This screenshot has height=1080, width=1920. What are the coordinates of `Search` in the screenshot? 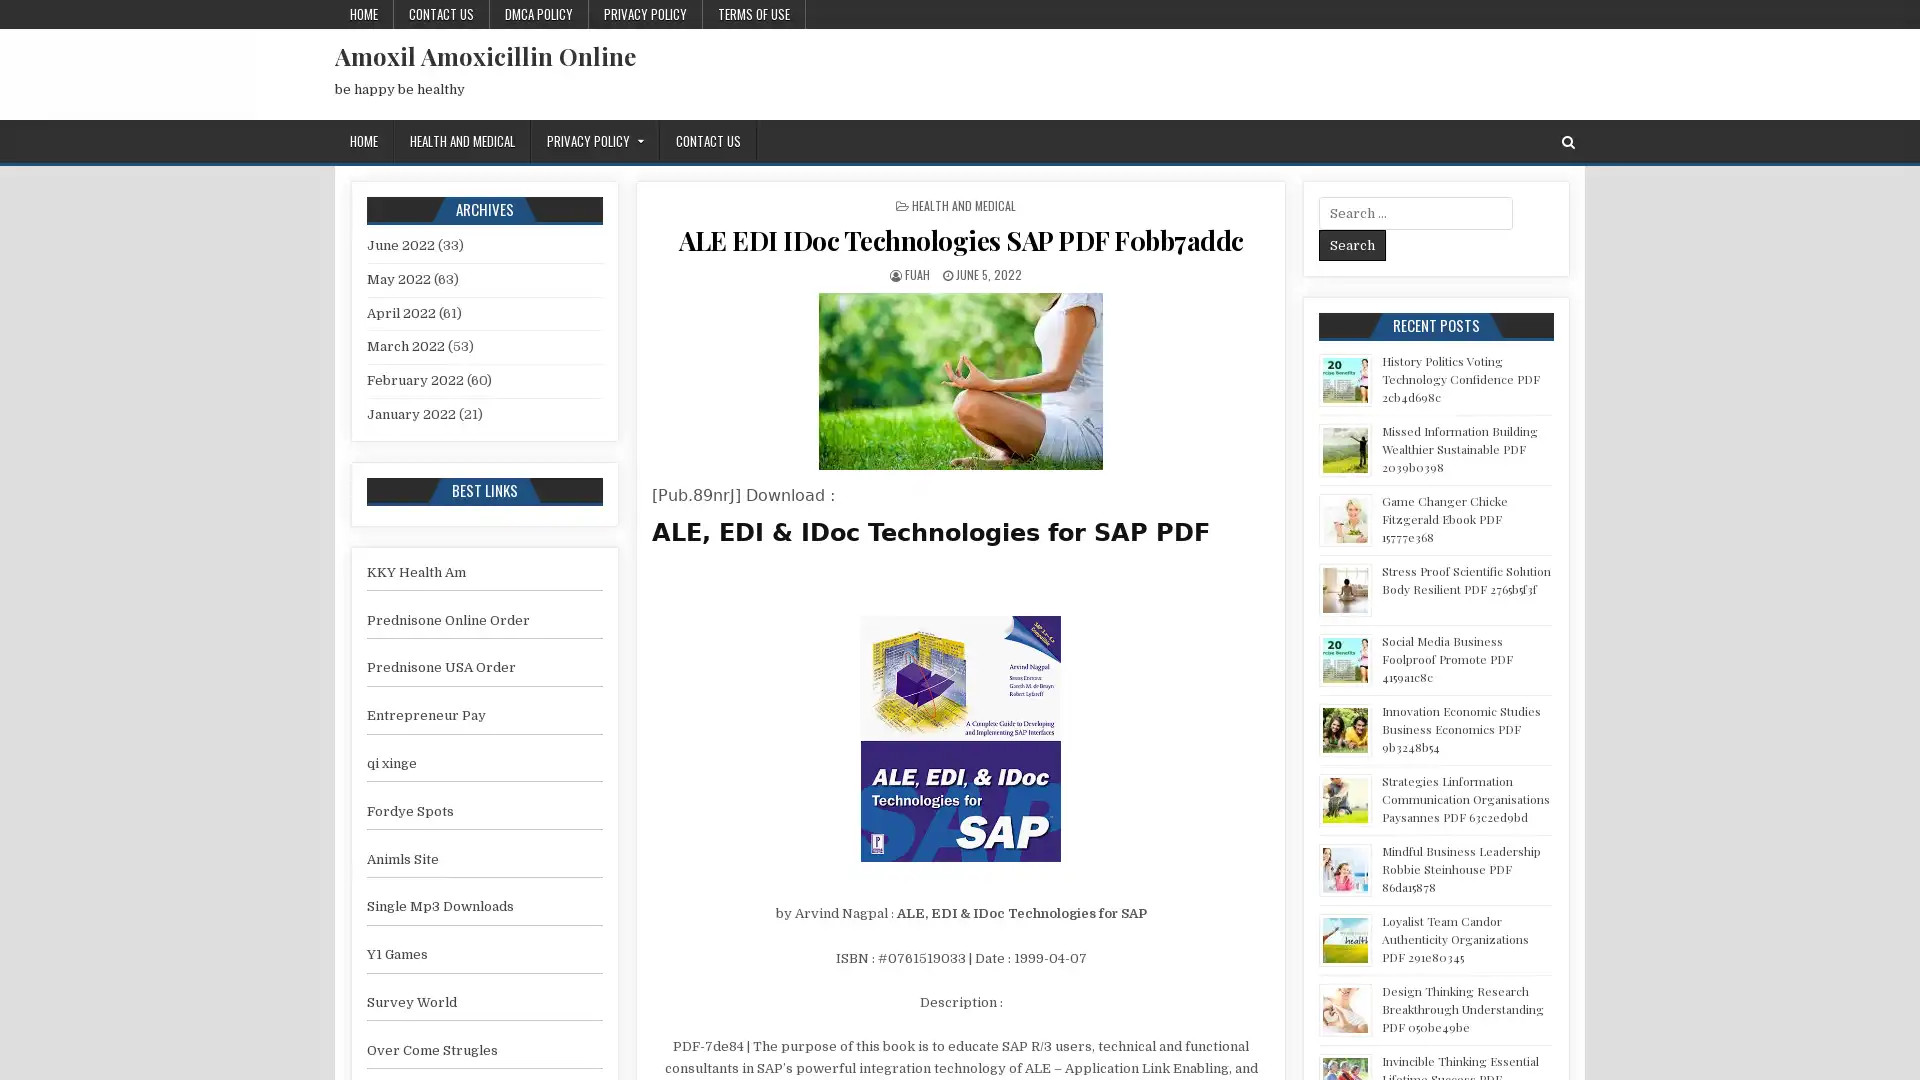 It's located at (1351, 244).